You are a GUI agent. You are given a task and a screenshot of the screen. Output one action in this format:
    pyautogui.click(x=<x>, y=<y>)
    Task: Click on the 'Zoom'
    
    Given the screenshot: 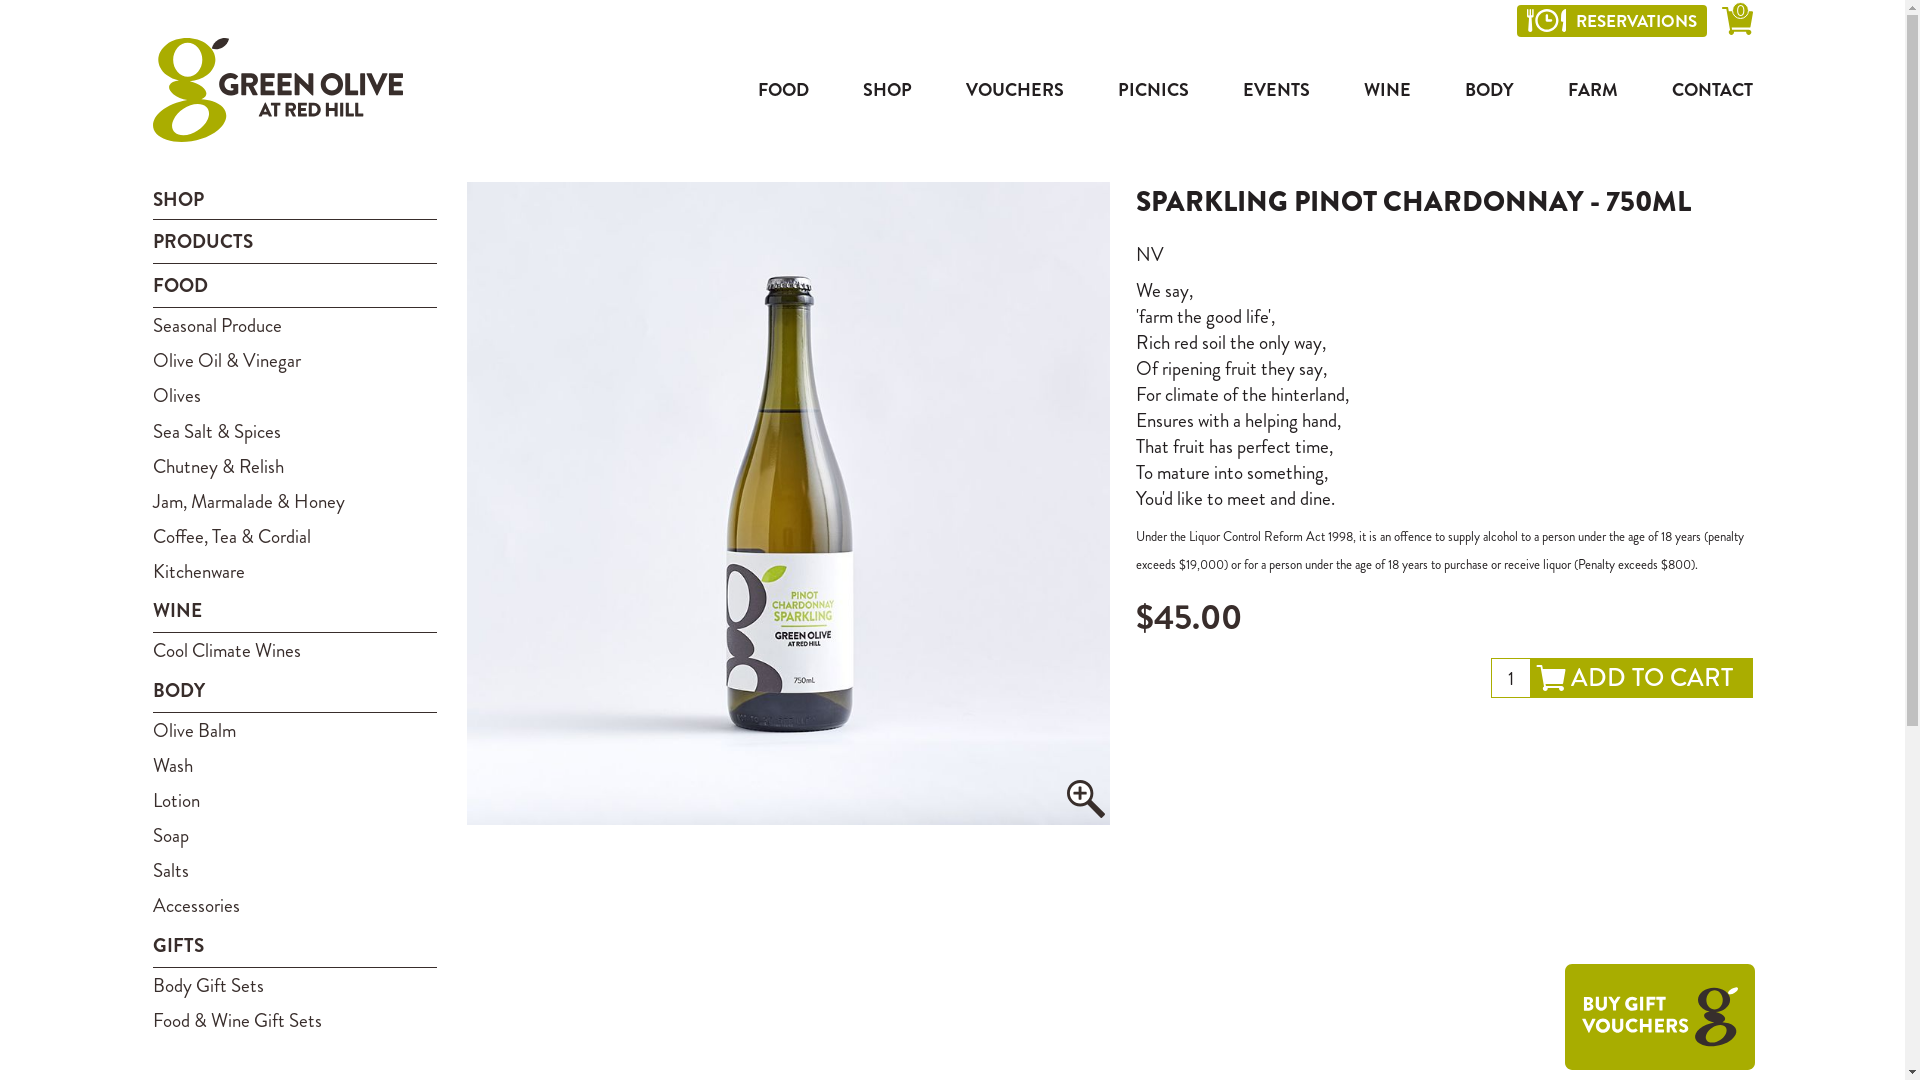 What is the action you would take?
    pyautogui.click(x=1084, y=797)
    